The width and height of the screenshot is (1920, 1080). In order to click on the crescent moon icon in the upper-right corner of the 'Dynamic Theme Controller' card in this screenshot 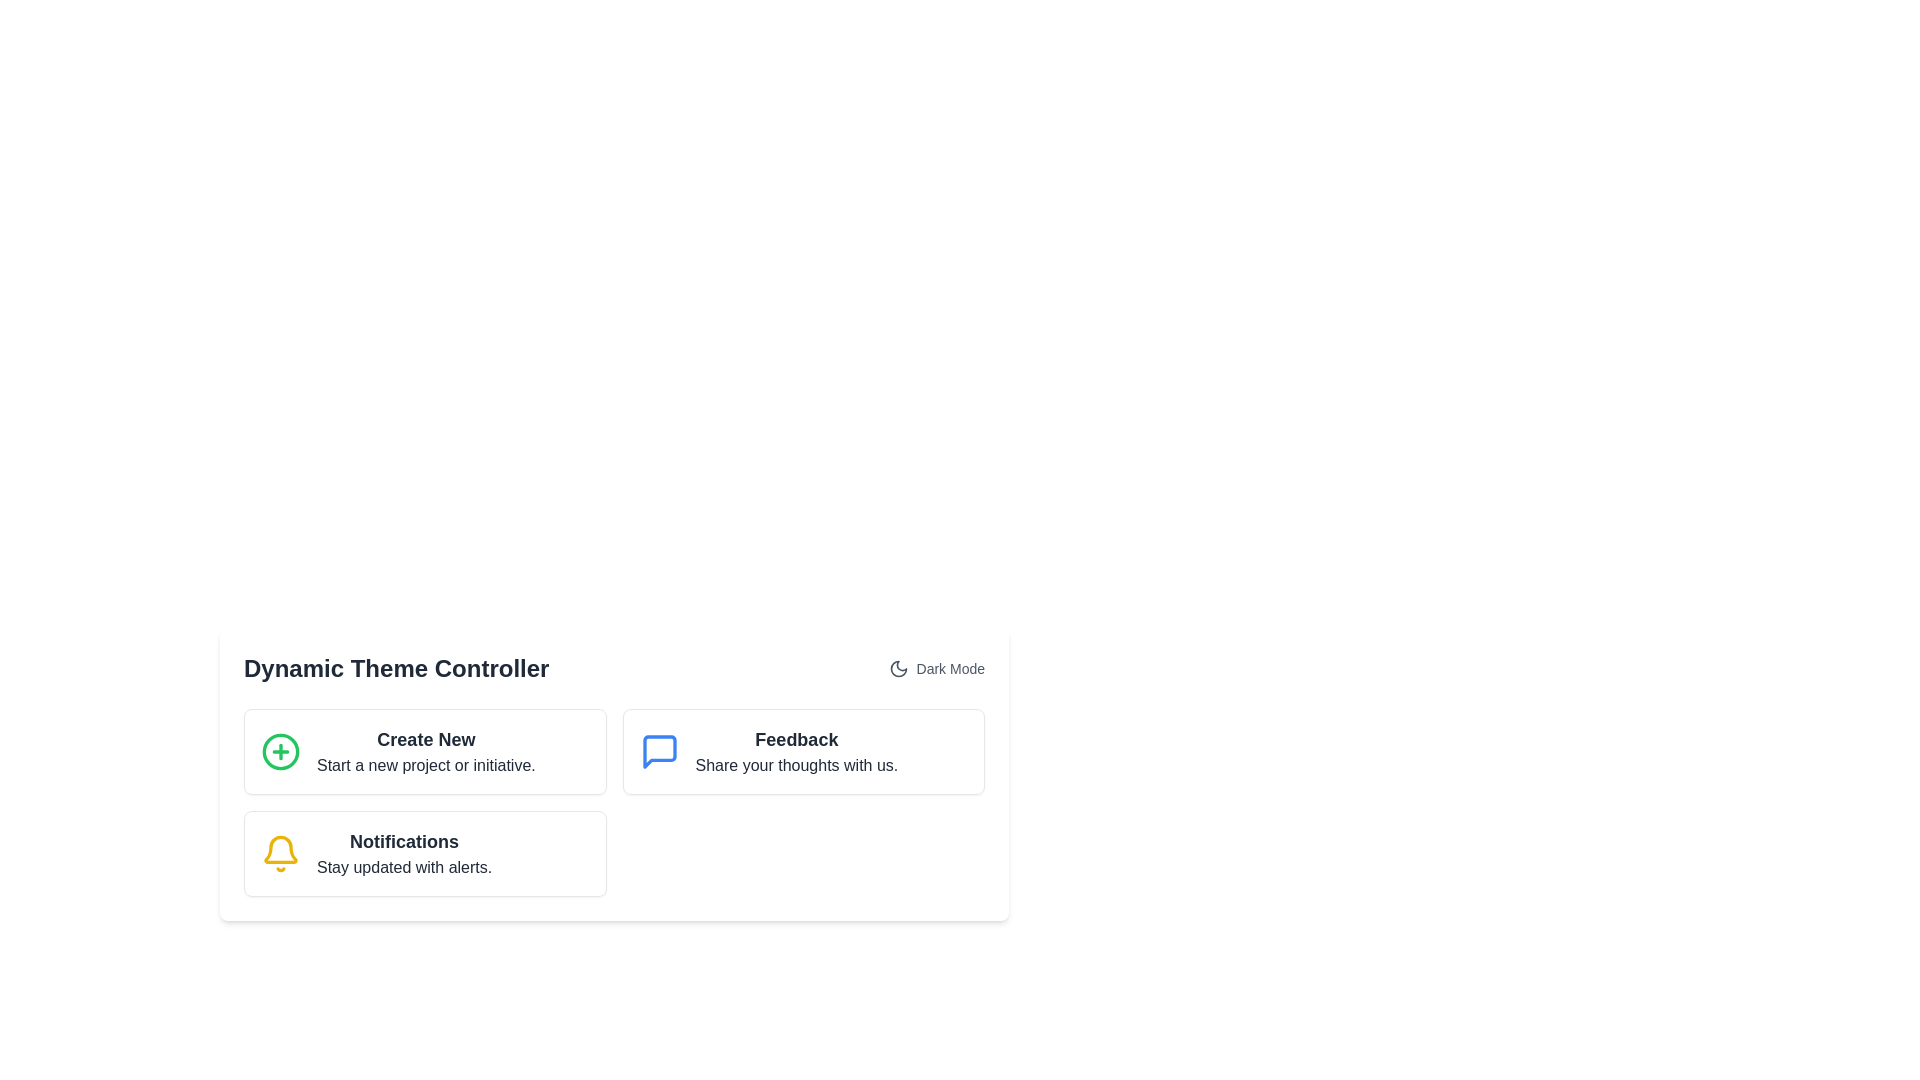, I will do `click(897, 668)`.